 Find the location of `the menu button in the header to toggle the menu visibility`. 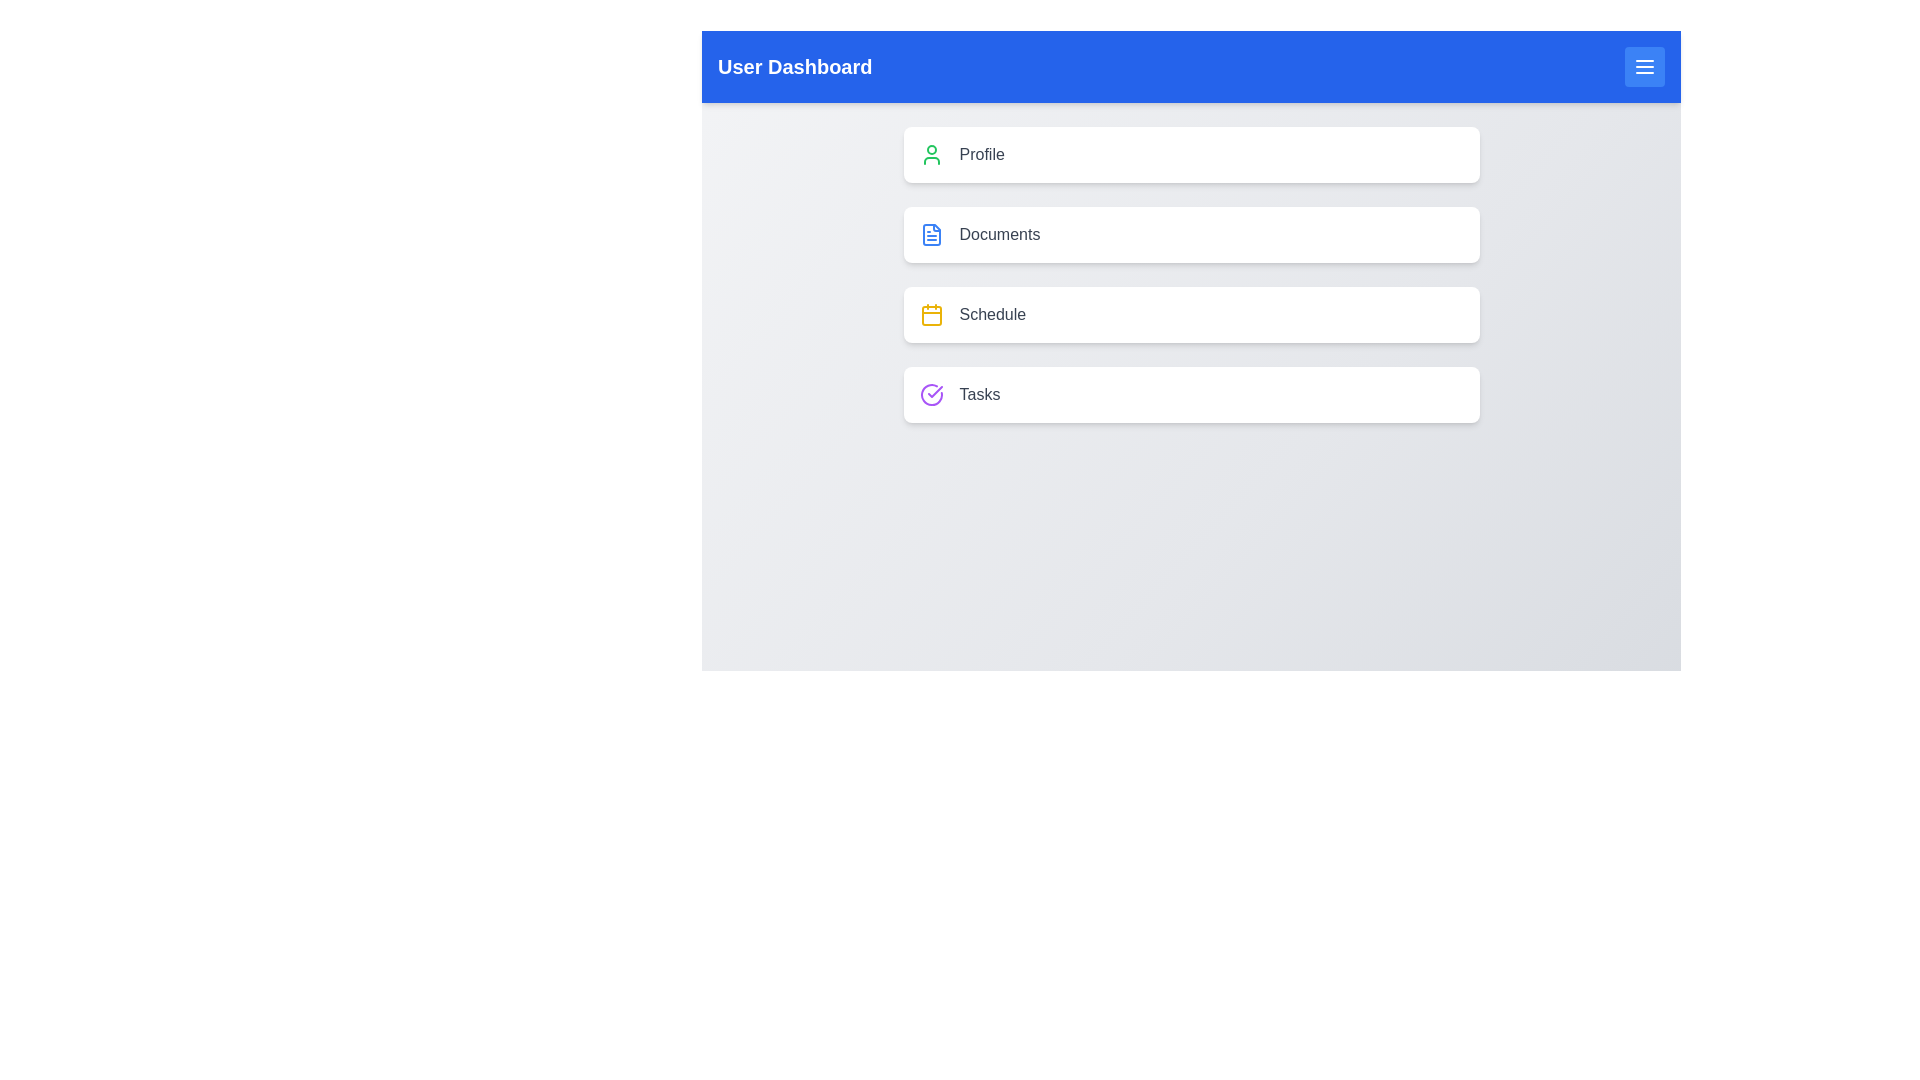

the menu button in the header to toggle the menu visibility is located at coordinates (1645, 65).